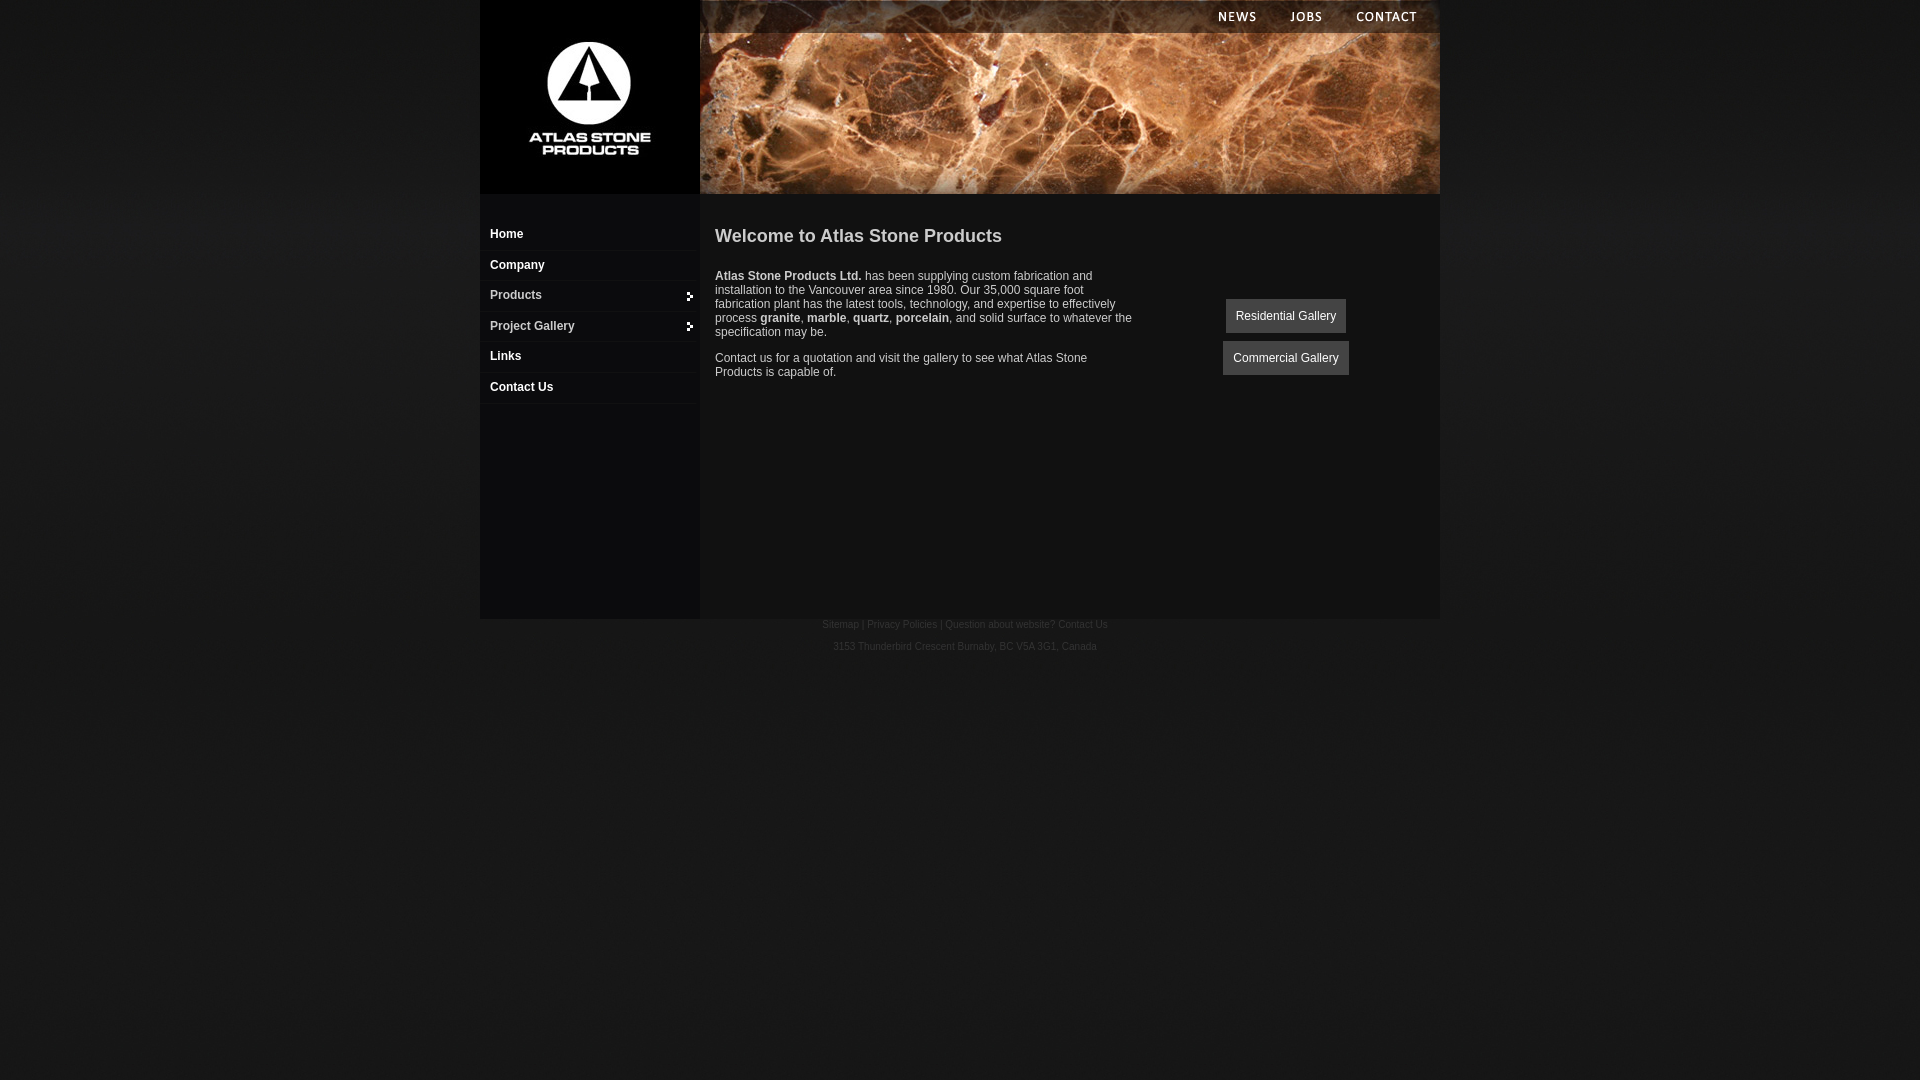  I want to click on 'Company', so click(517, 264).